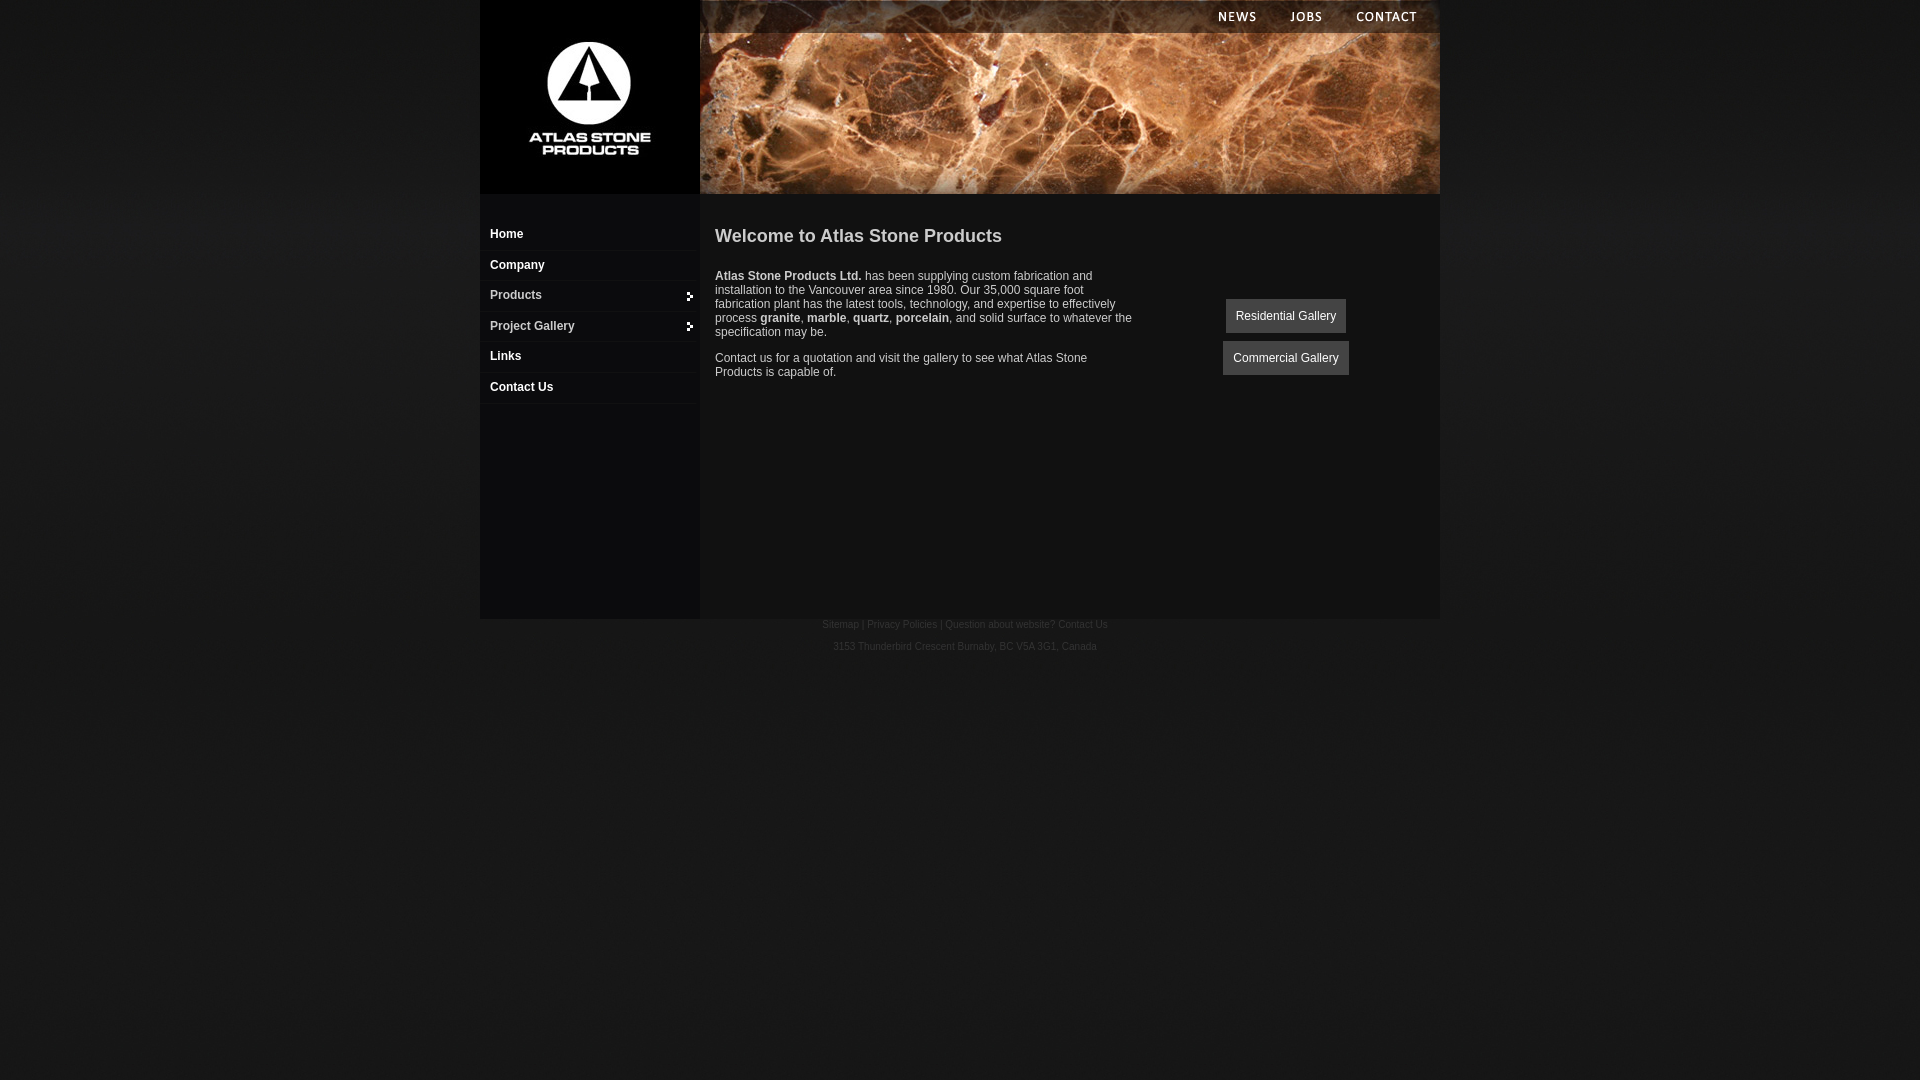  I want to click on 'Company', so click(517, 264).